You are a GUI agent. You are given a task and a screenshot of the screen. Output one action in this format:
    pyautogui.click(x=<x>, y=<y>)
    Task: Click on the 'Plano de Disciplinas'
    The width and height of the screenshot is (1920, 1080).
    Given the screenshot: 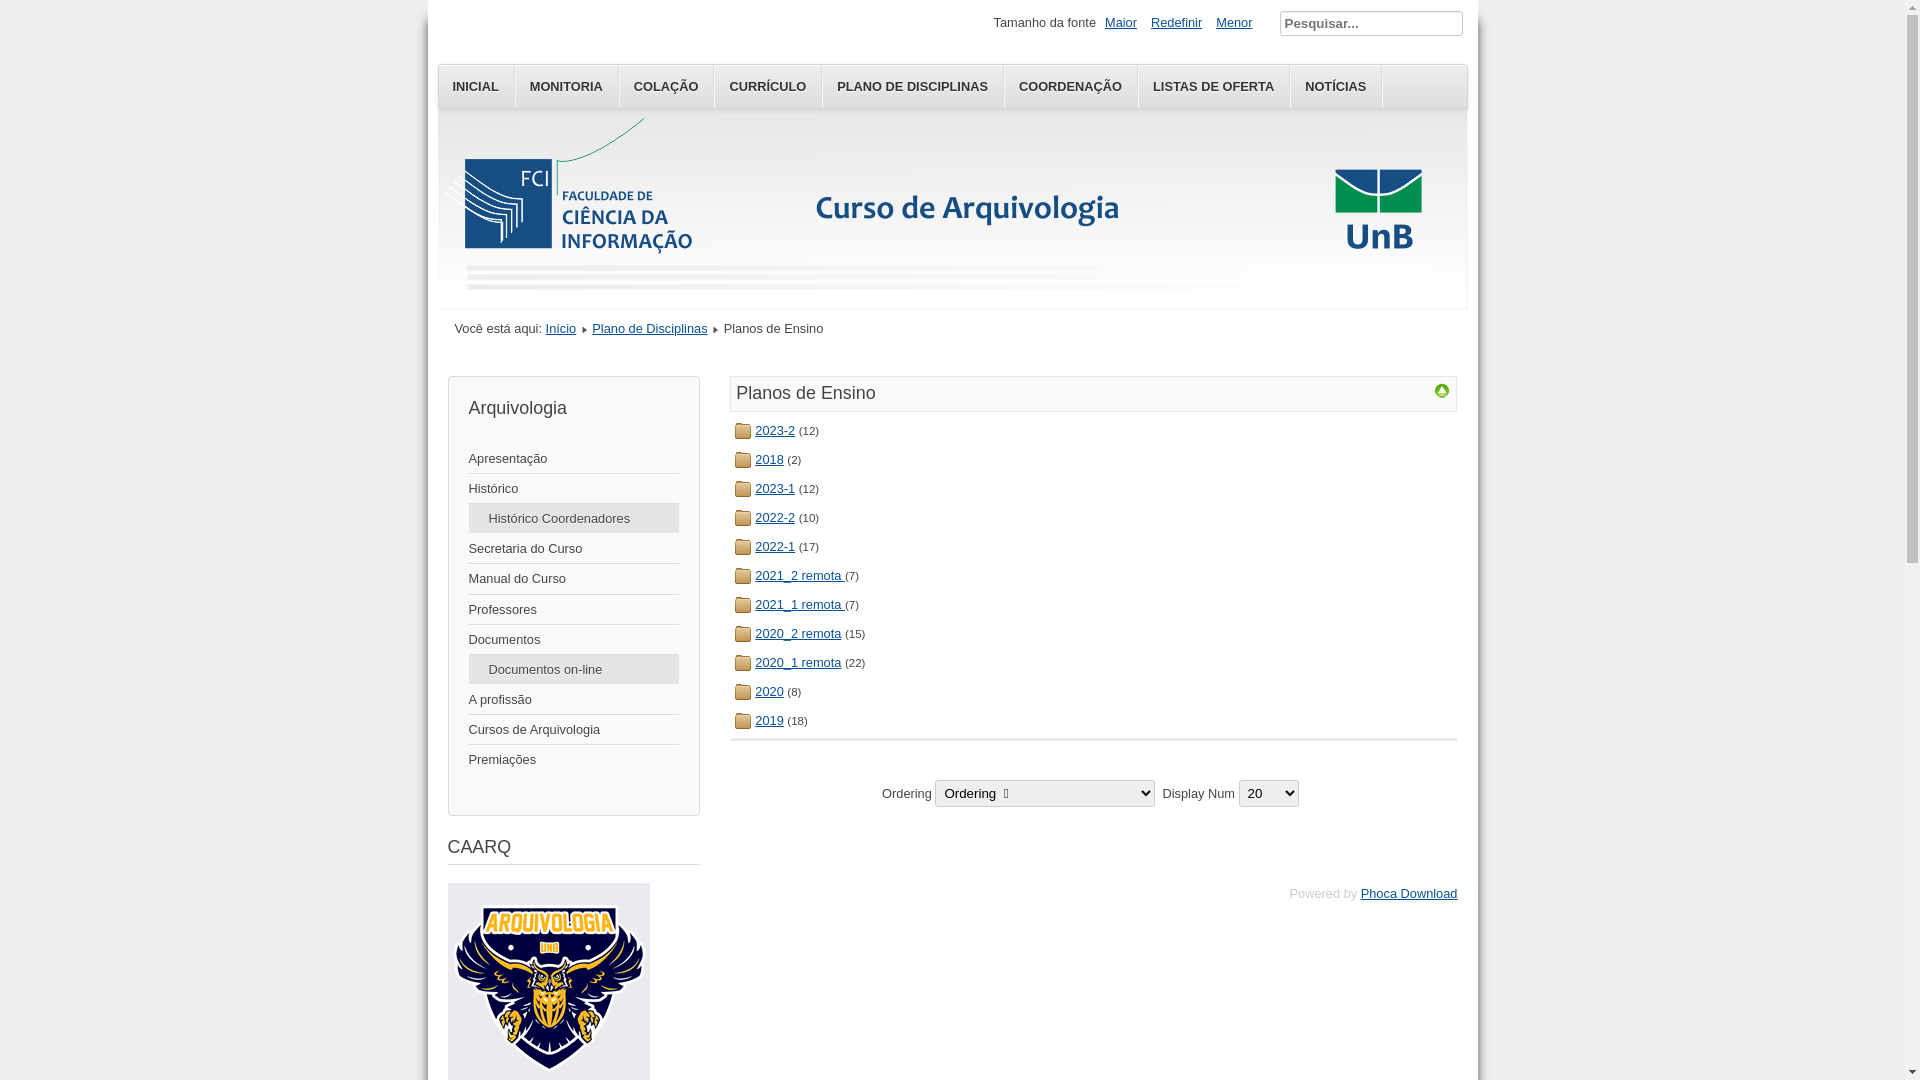 What is the action you would take?
    pyautogui.click(x=649, y=327)
    